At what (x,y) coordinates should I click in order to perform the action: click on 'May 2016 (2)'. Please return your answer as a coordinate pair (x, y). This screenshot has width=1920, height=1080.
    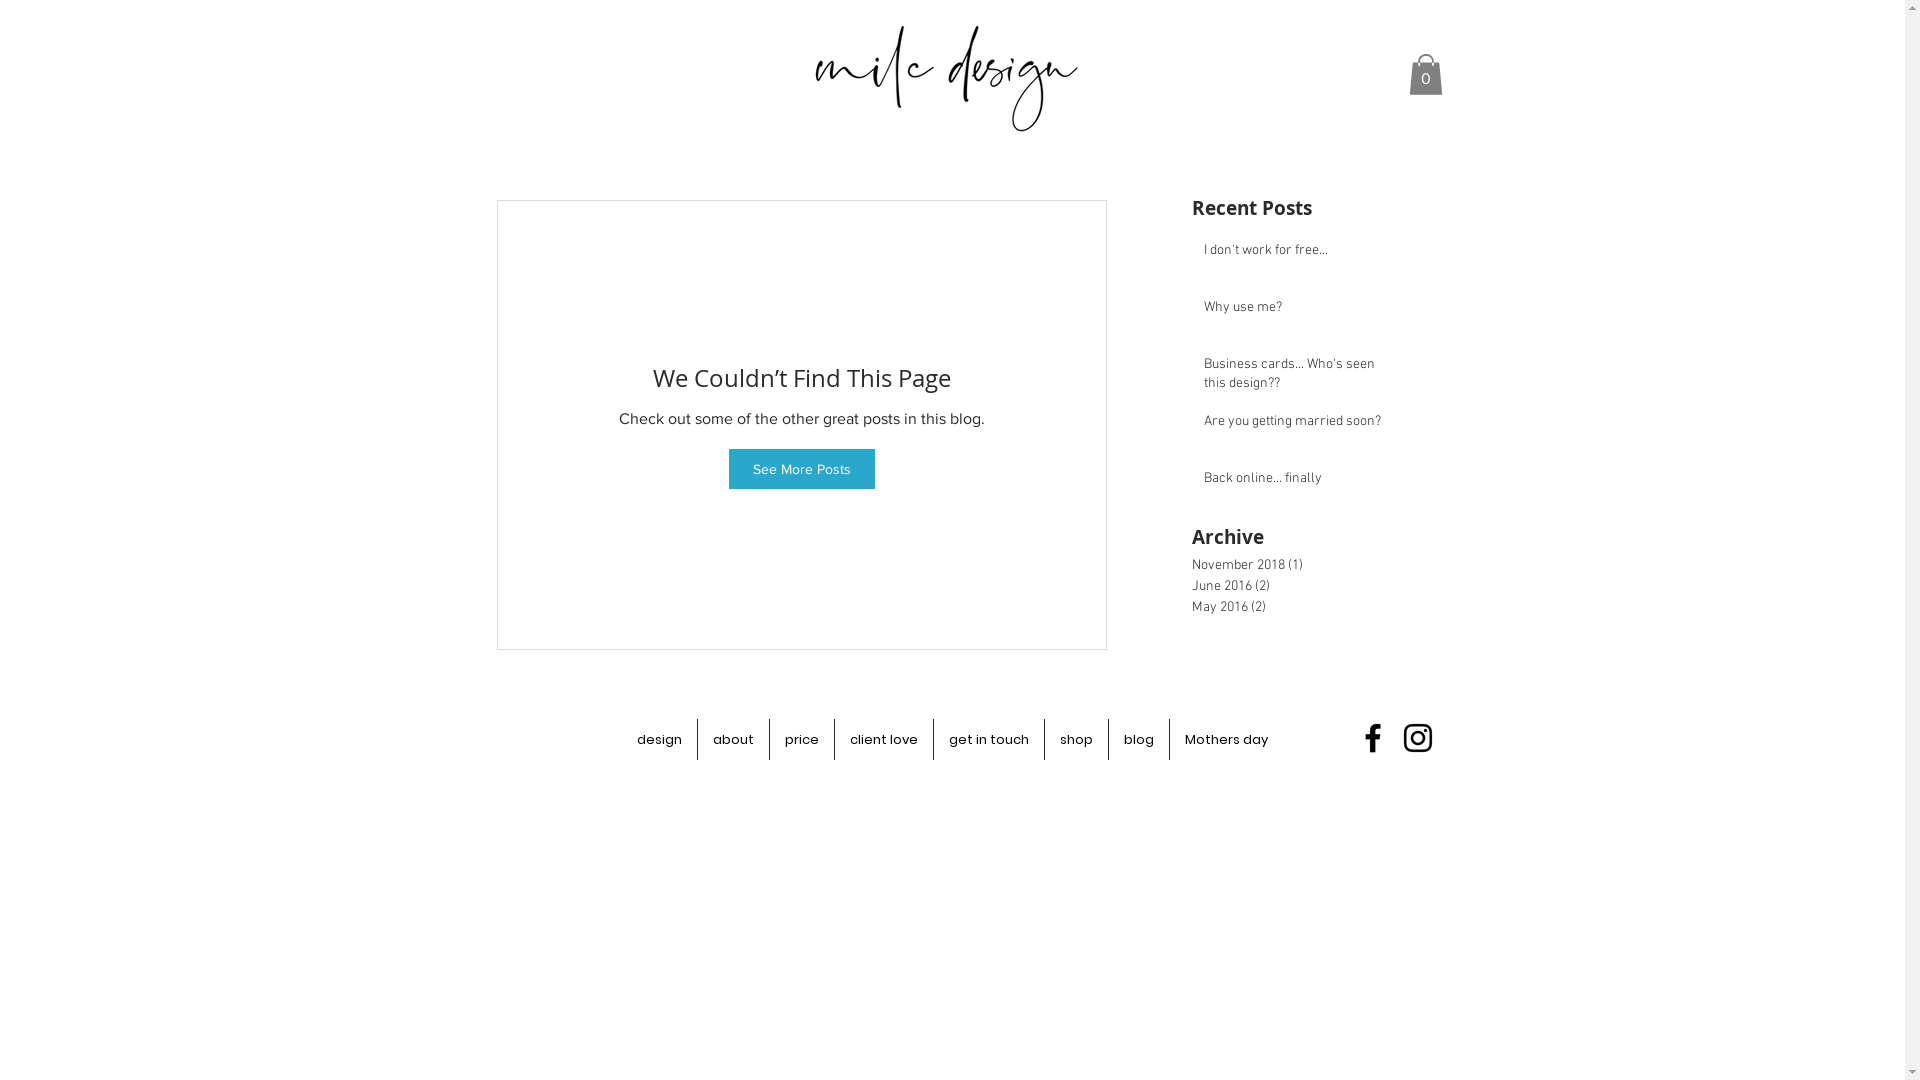
    Looking at the image, I should click on (1296, 606).